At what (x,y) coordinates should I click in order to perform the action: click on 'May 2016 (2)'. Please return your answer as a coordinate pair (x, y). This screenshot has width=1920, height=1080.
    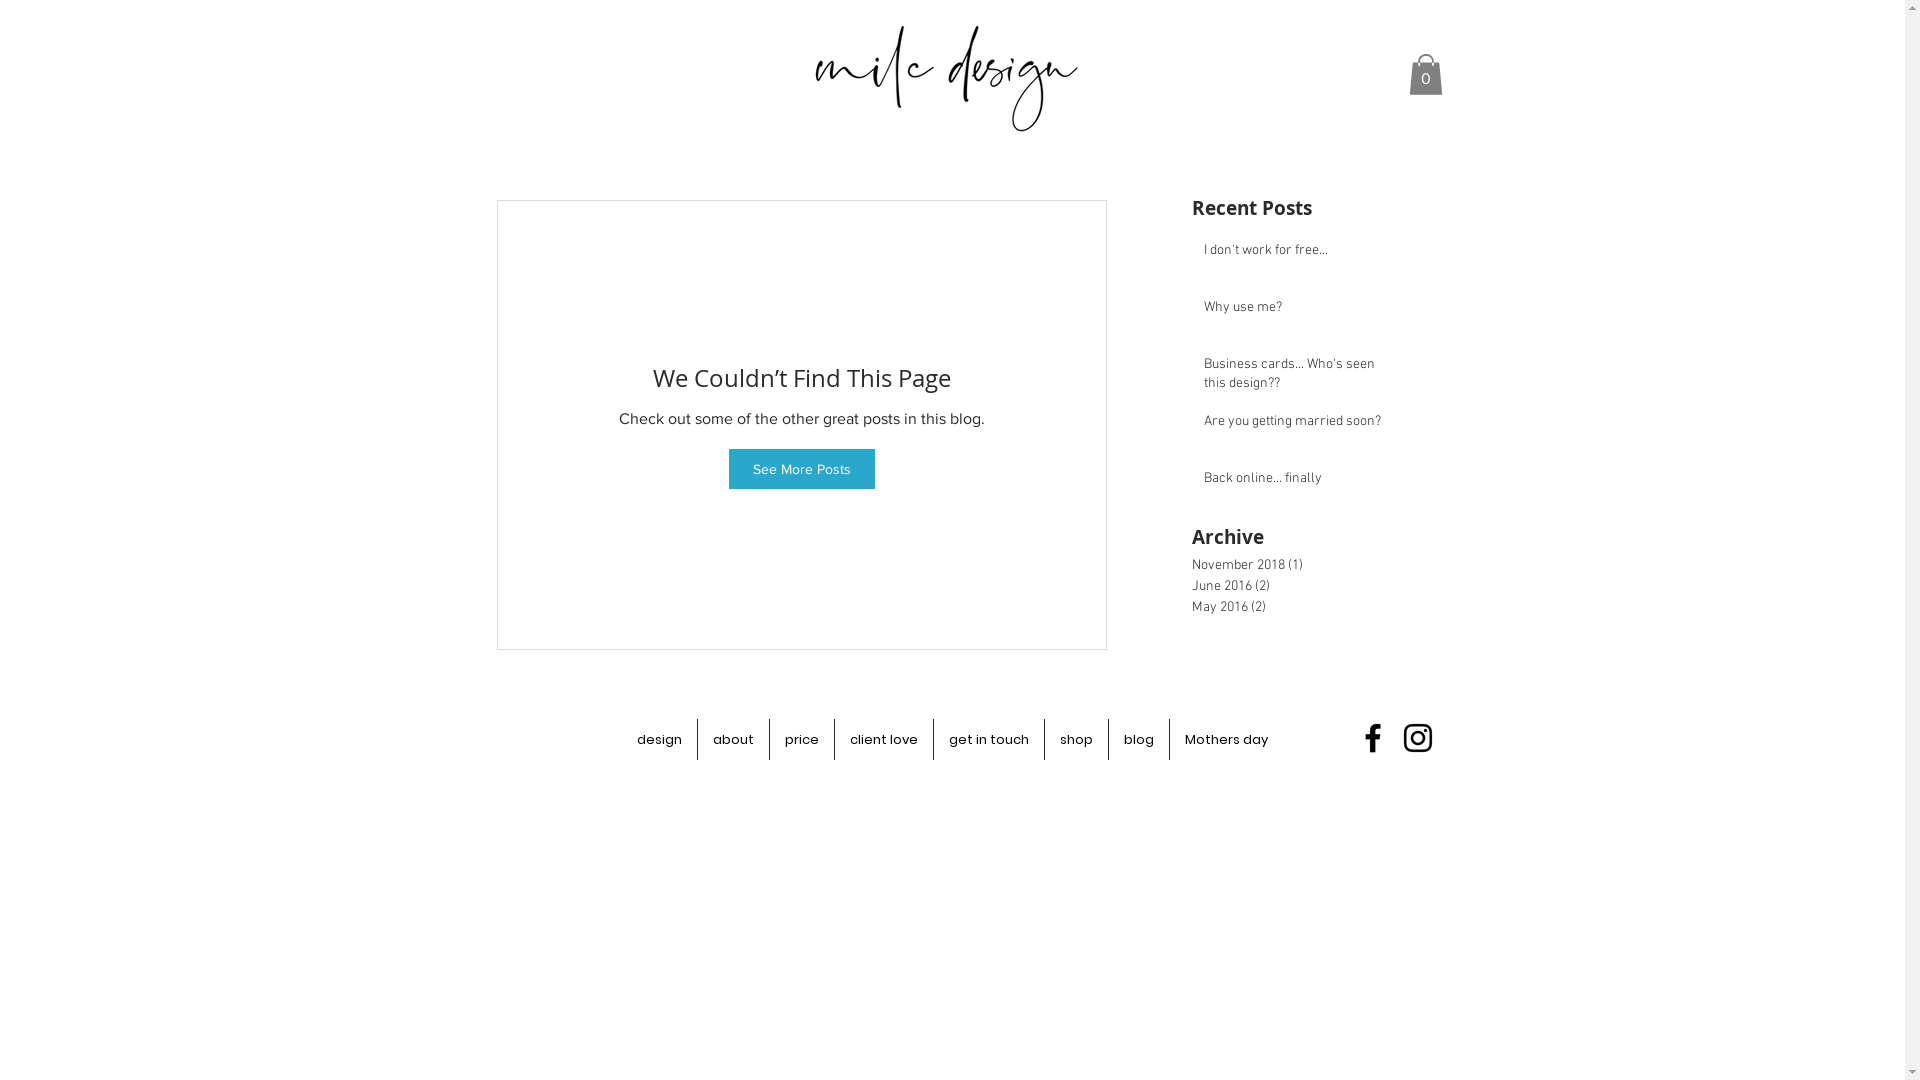
    Looking at the image, I should click on (1296, 606).